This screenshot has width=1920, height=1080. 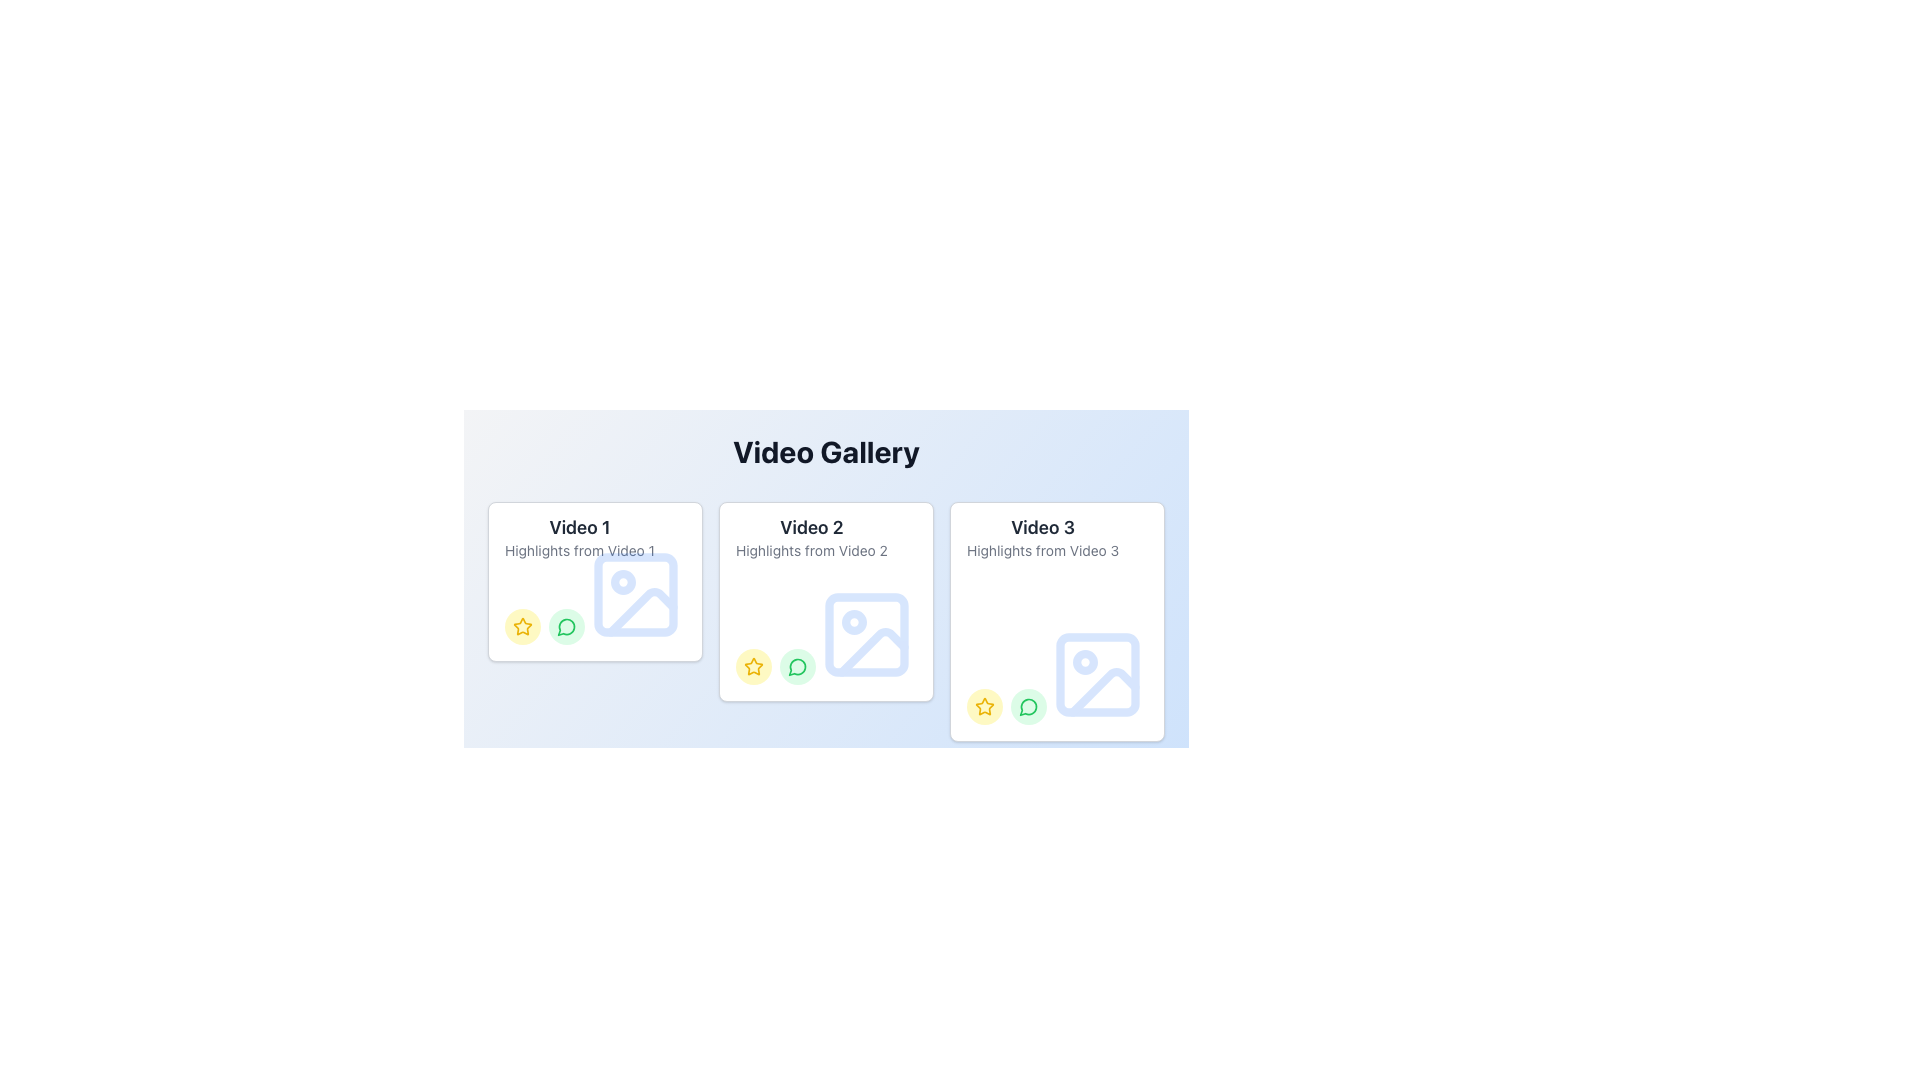 I want to click on the small text label reading 'Highlights from Video 3' located below the title 'Video 3' in the third video card of the 'Video Gallery' interface, so click(x=1042, y=551).